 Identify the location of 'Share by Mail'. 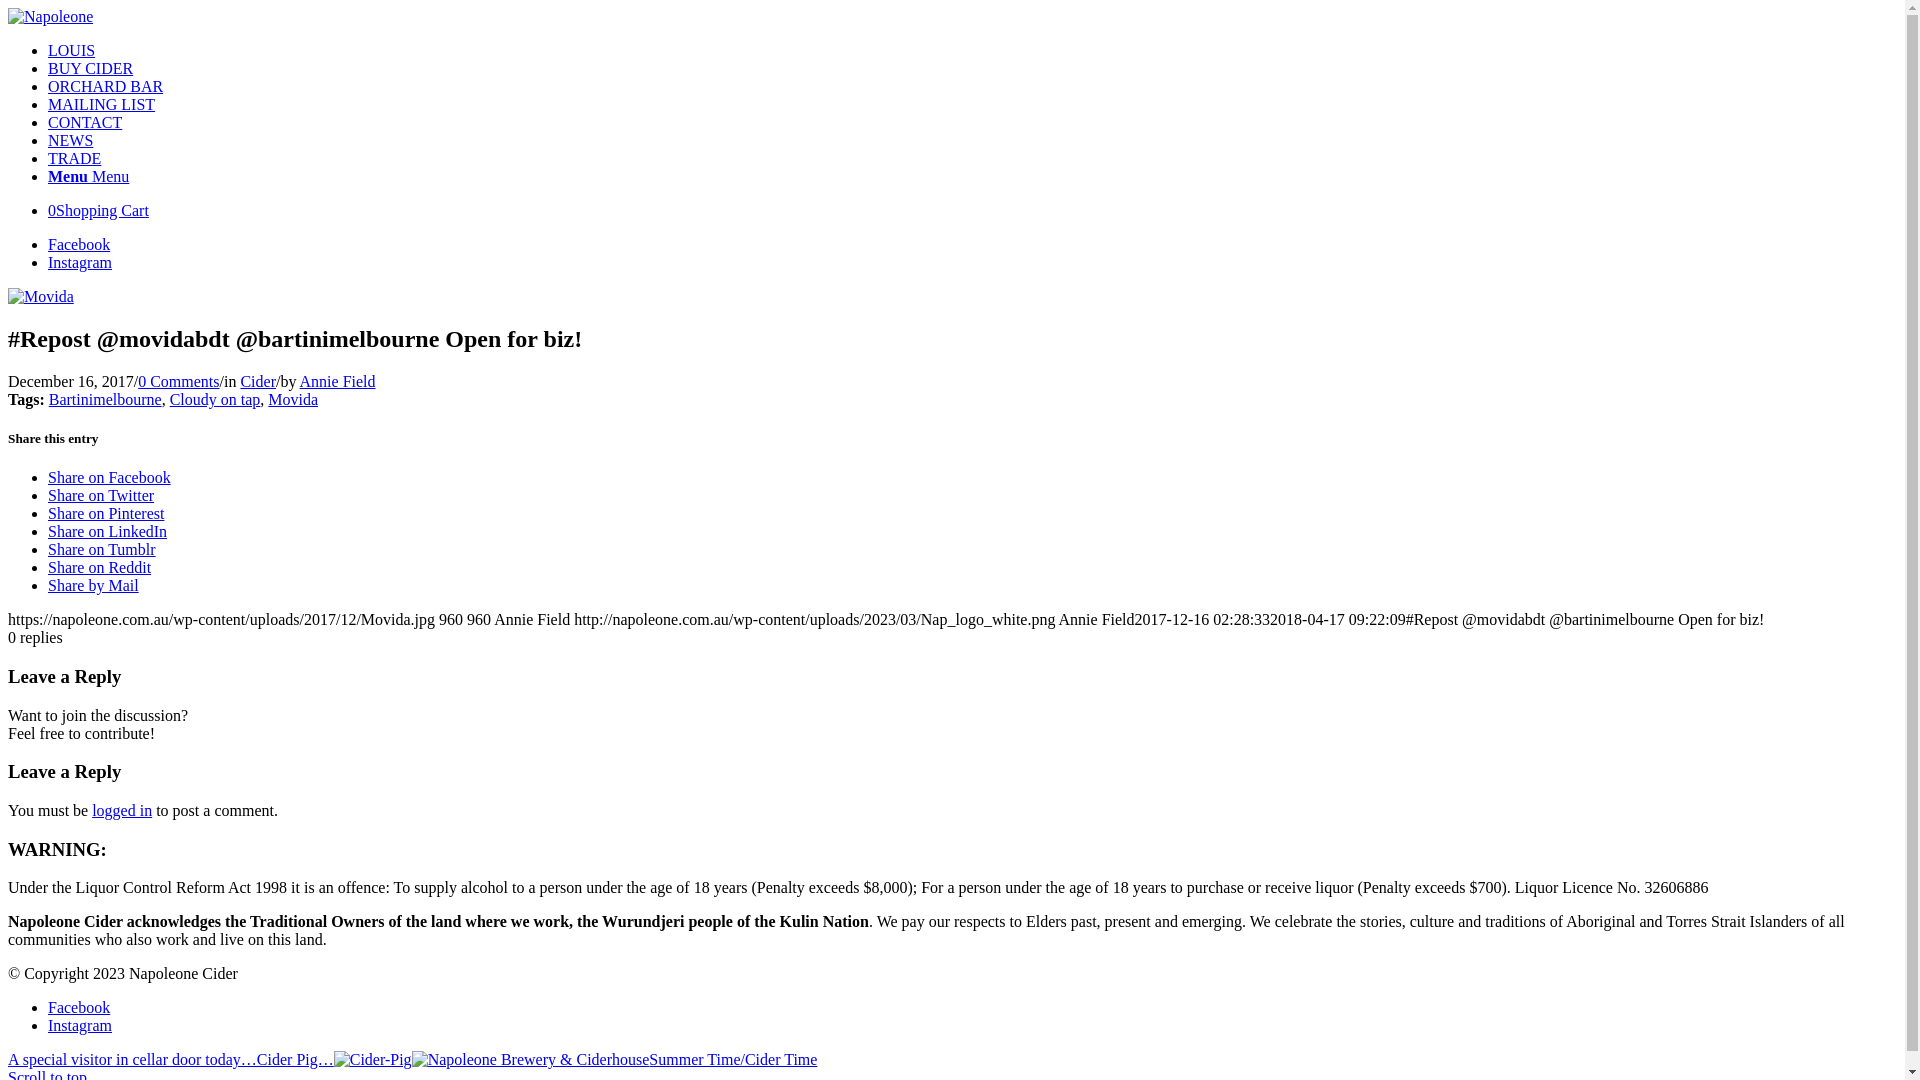
(48, 585).